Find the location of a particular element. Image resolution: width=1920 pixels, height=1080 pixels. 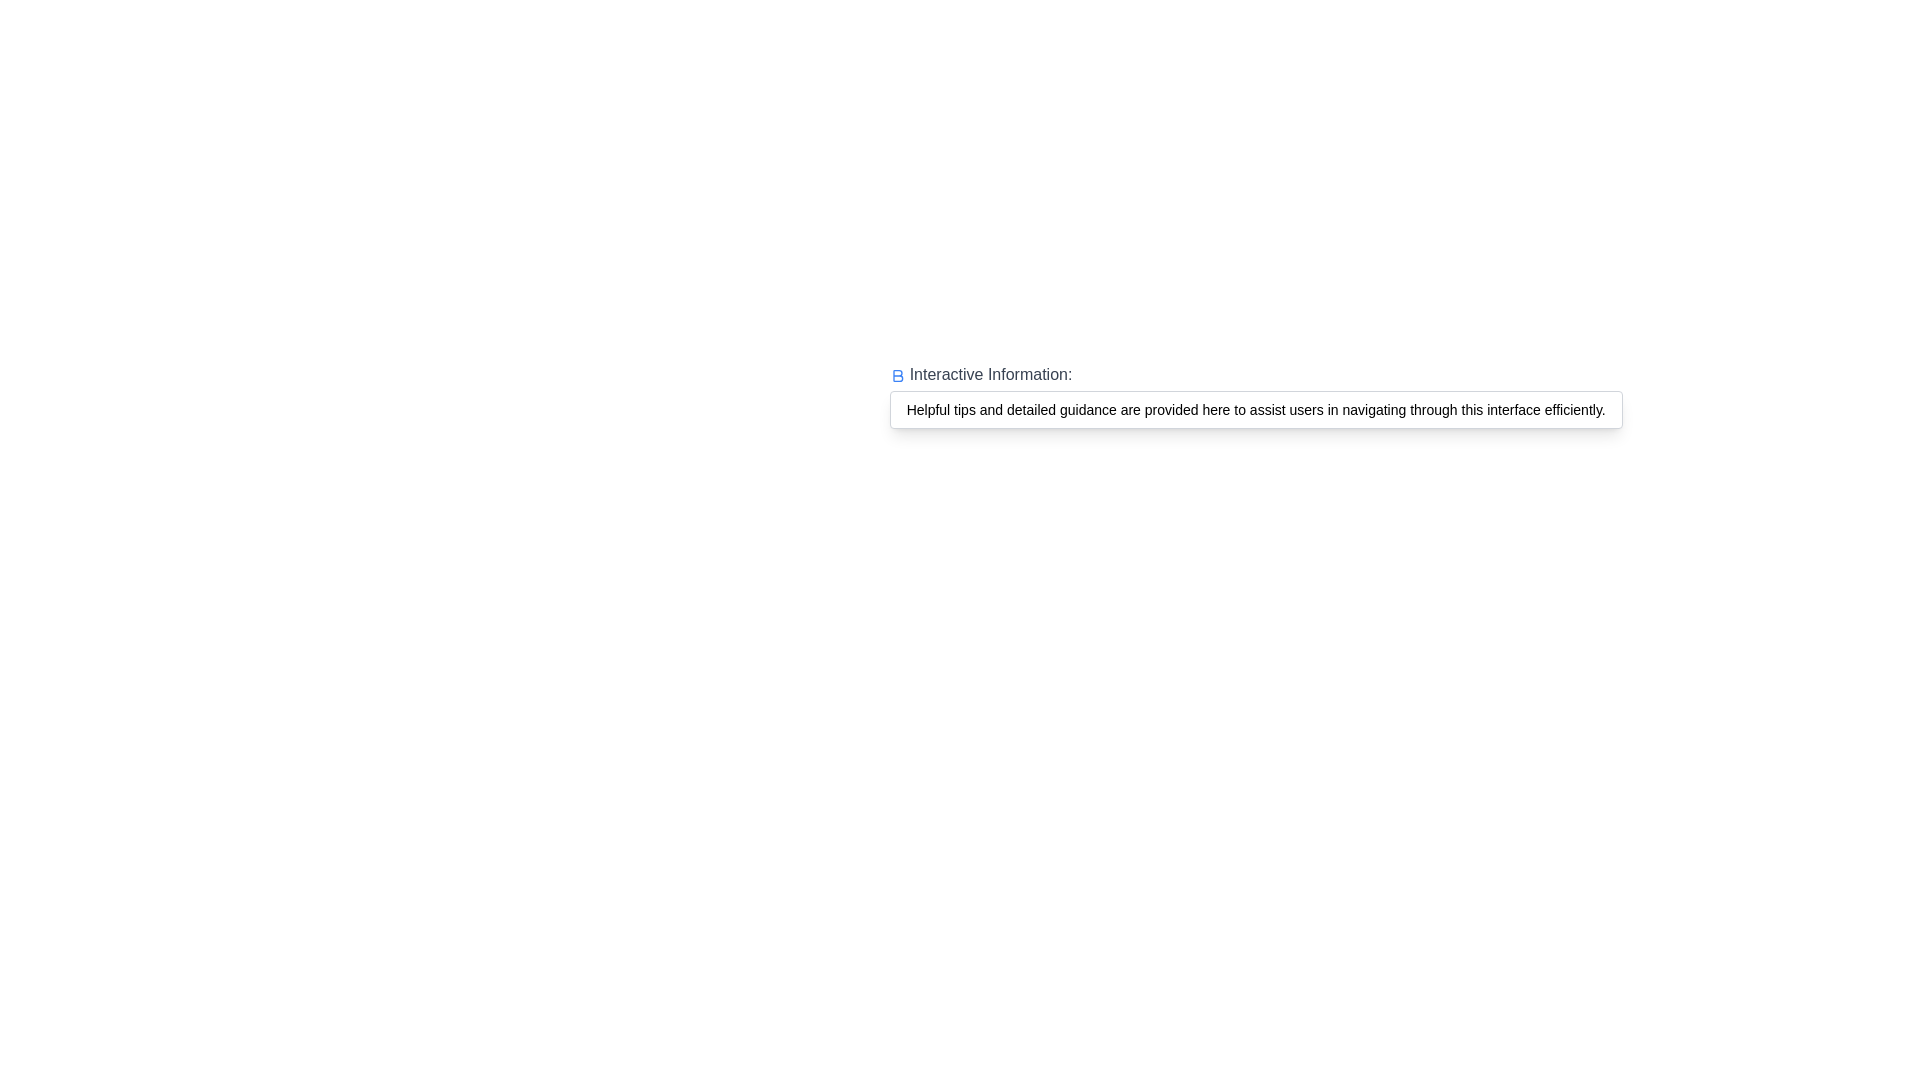

the decorative or informative SVG icon located to the left of the 'Interactive Information' text element is located at coordinates (896, 375).